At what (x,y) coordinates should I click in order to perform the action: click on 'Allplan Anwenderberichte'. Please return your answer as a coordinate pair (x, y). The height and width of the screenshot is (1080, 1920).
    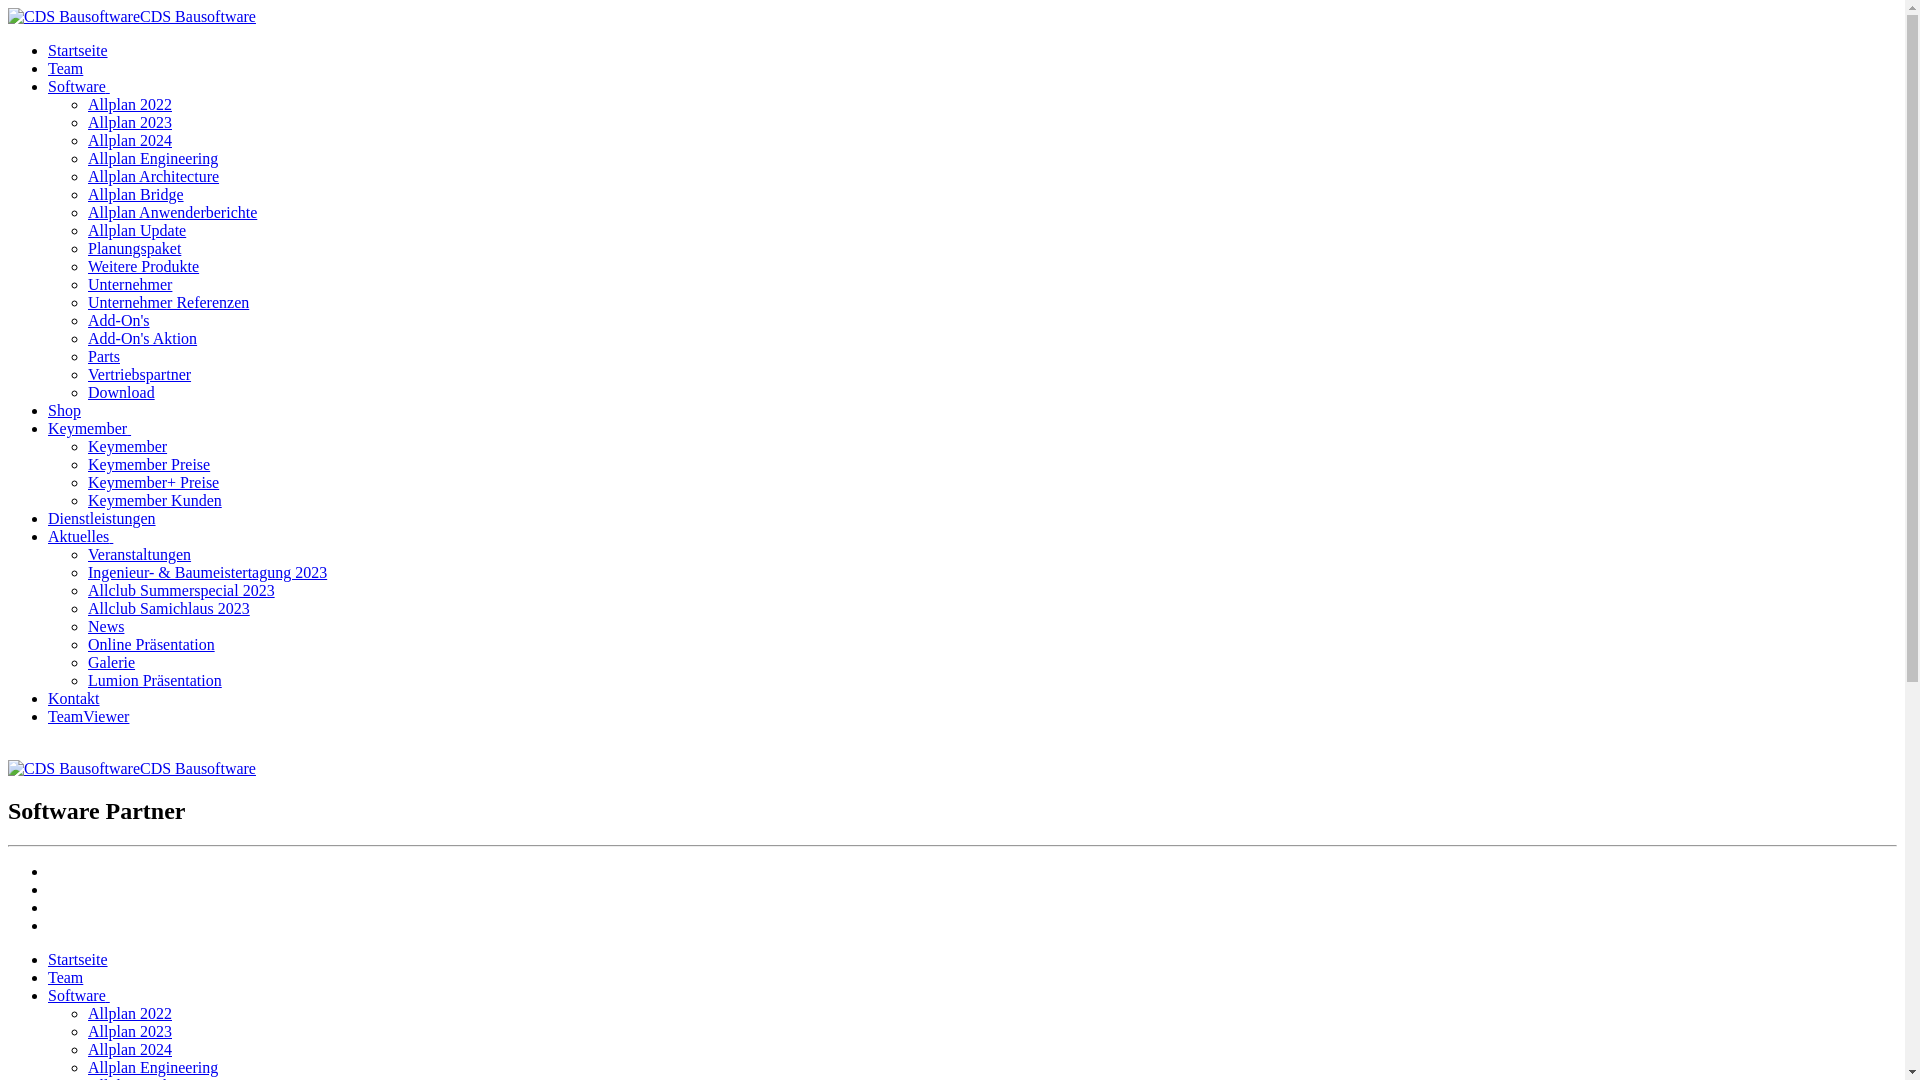
    Looking at the image, I should click on (172, 212).